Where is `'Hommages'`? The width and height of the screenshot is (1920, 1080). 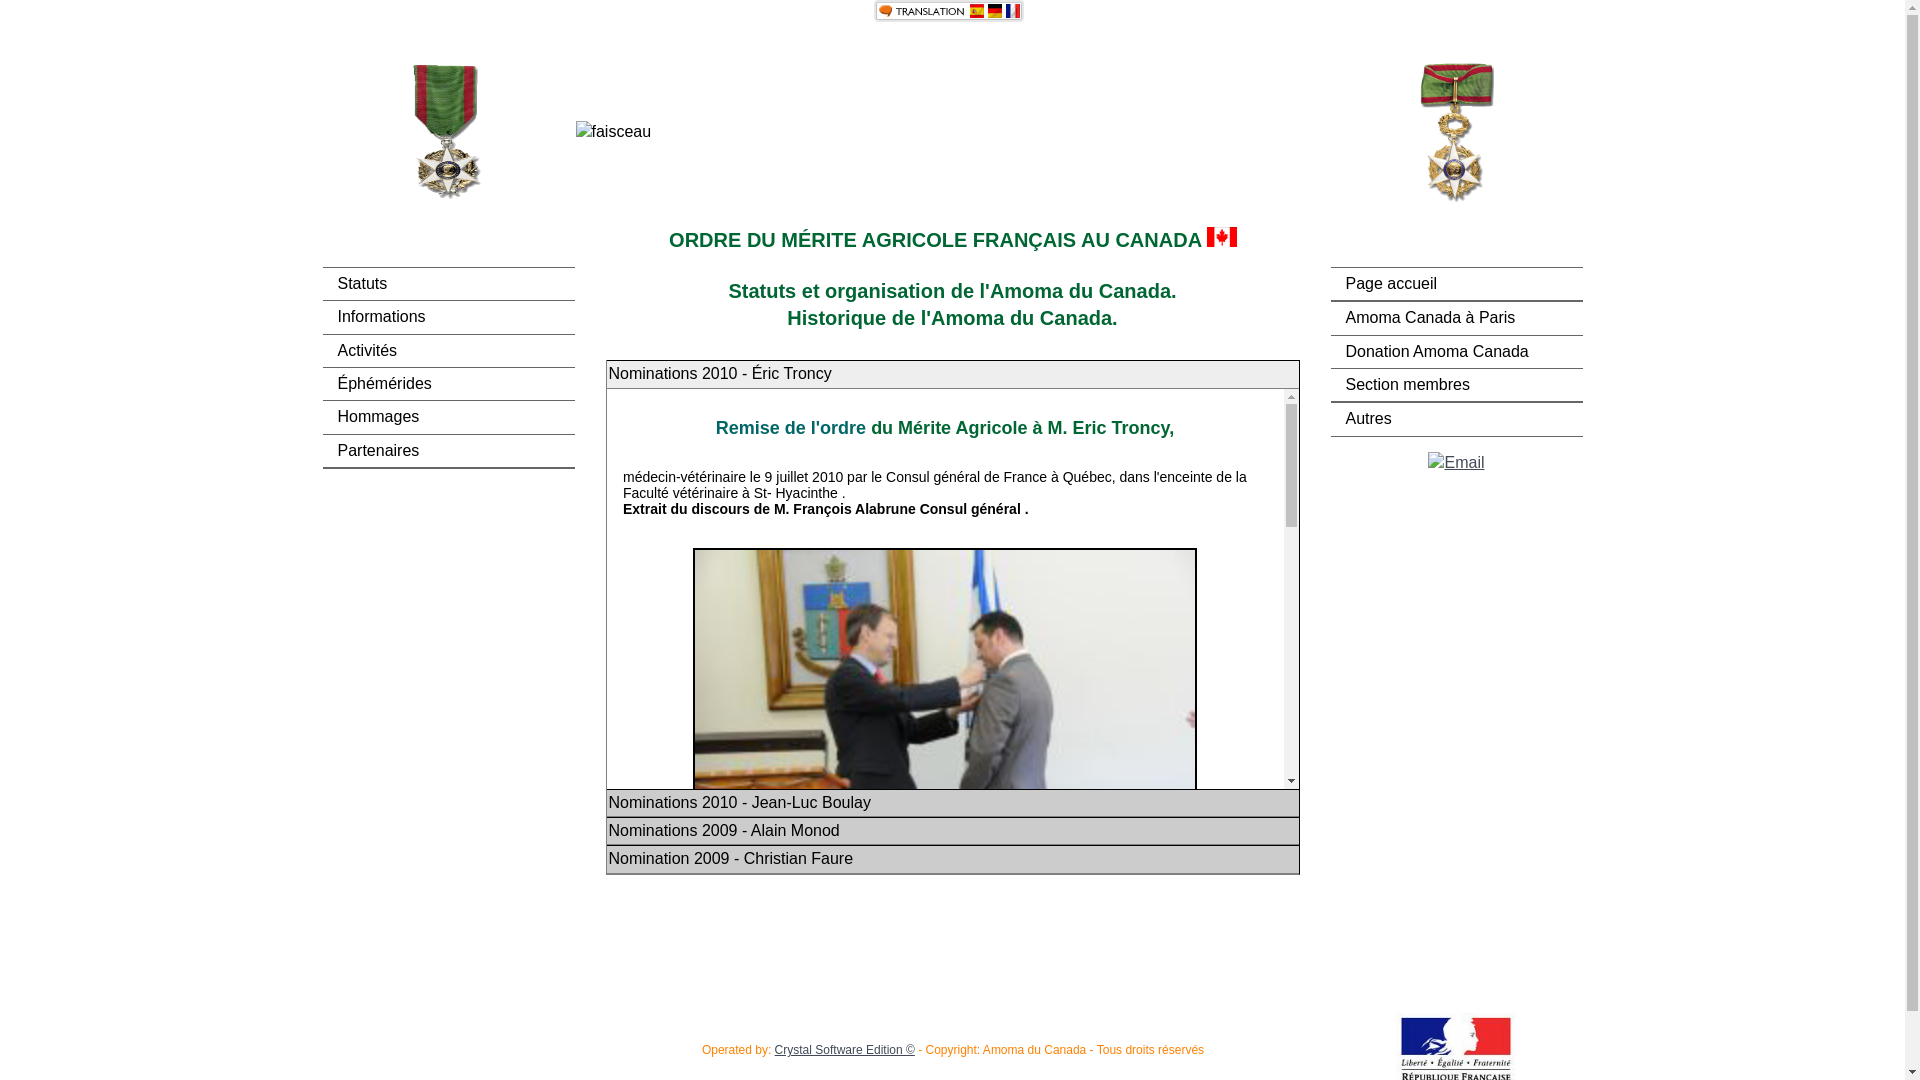 'Hommages' is located at coordinates (446, 415).